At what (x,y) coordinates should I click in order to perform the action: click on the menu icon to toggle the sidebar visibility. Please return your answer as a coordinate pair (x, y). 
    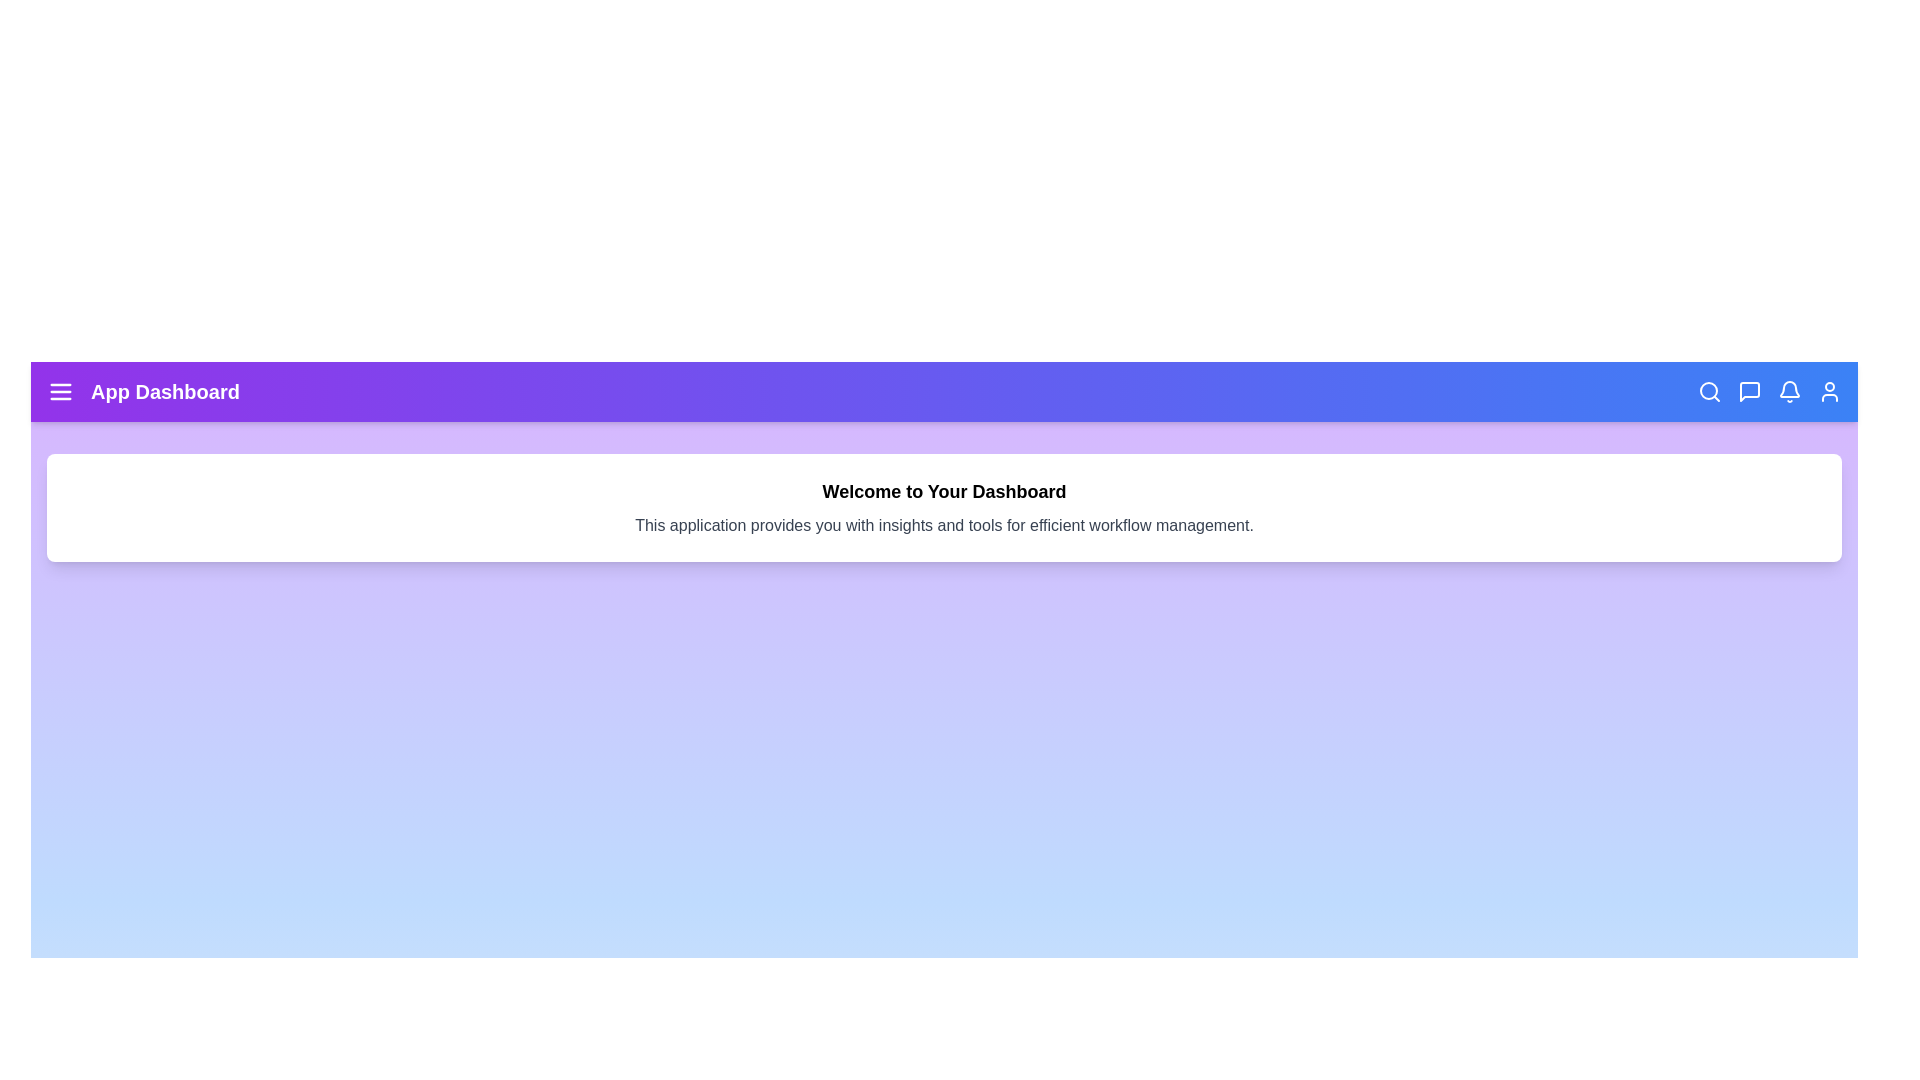
    Looking at the image, I should click on (61, 392).